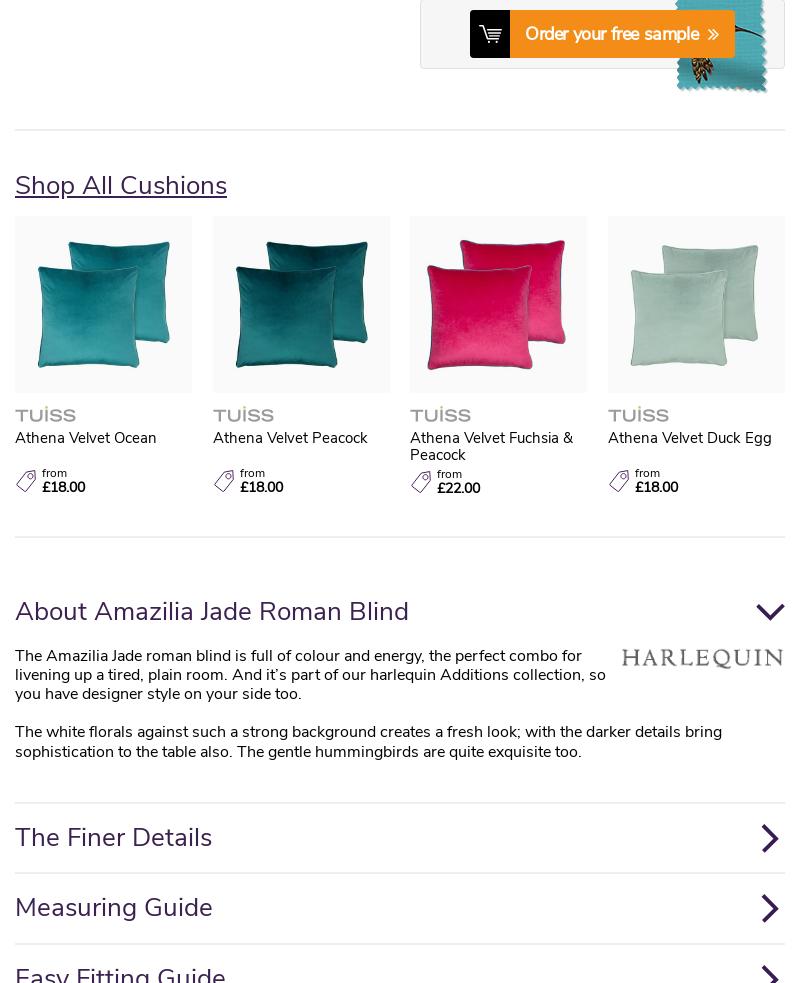 This screenshot has height=983, width=800. I want to click on 'Contact', so click(231, 314).